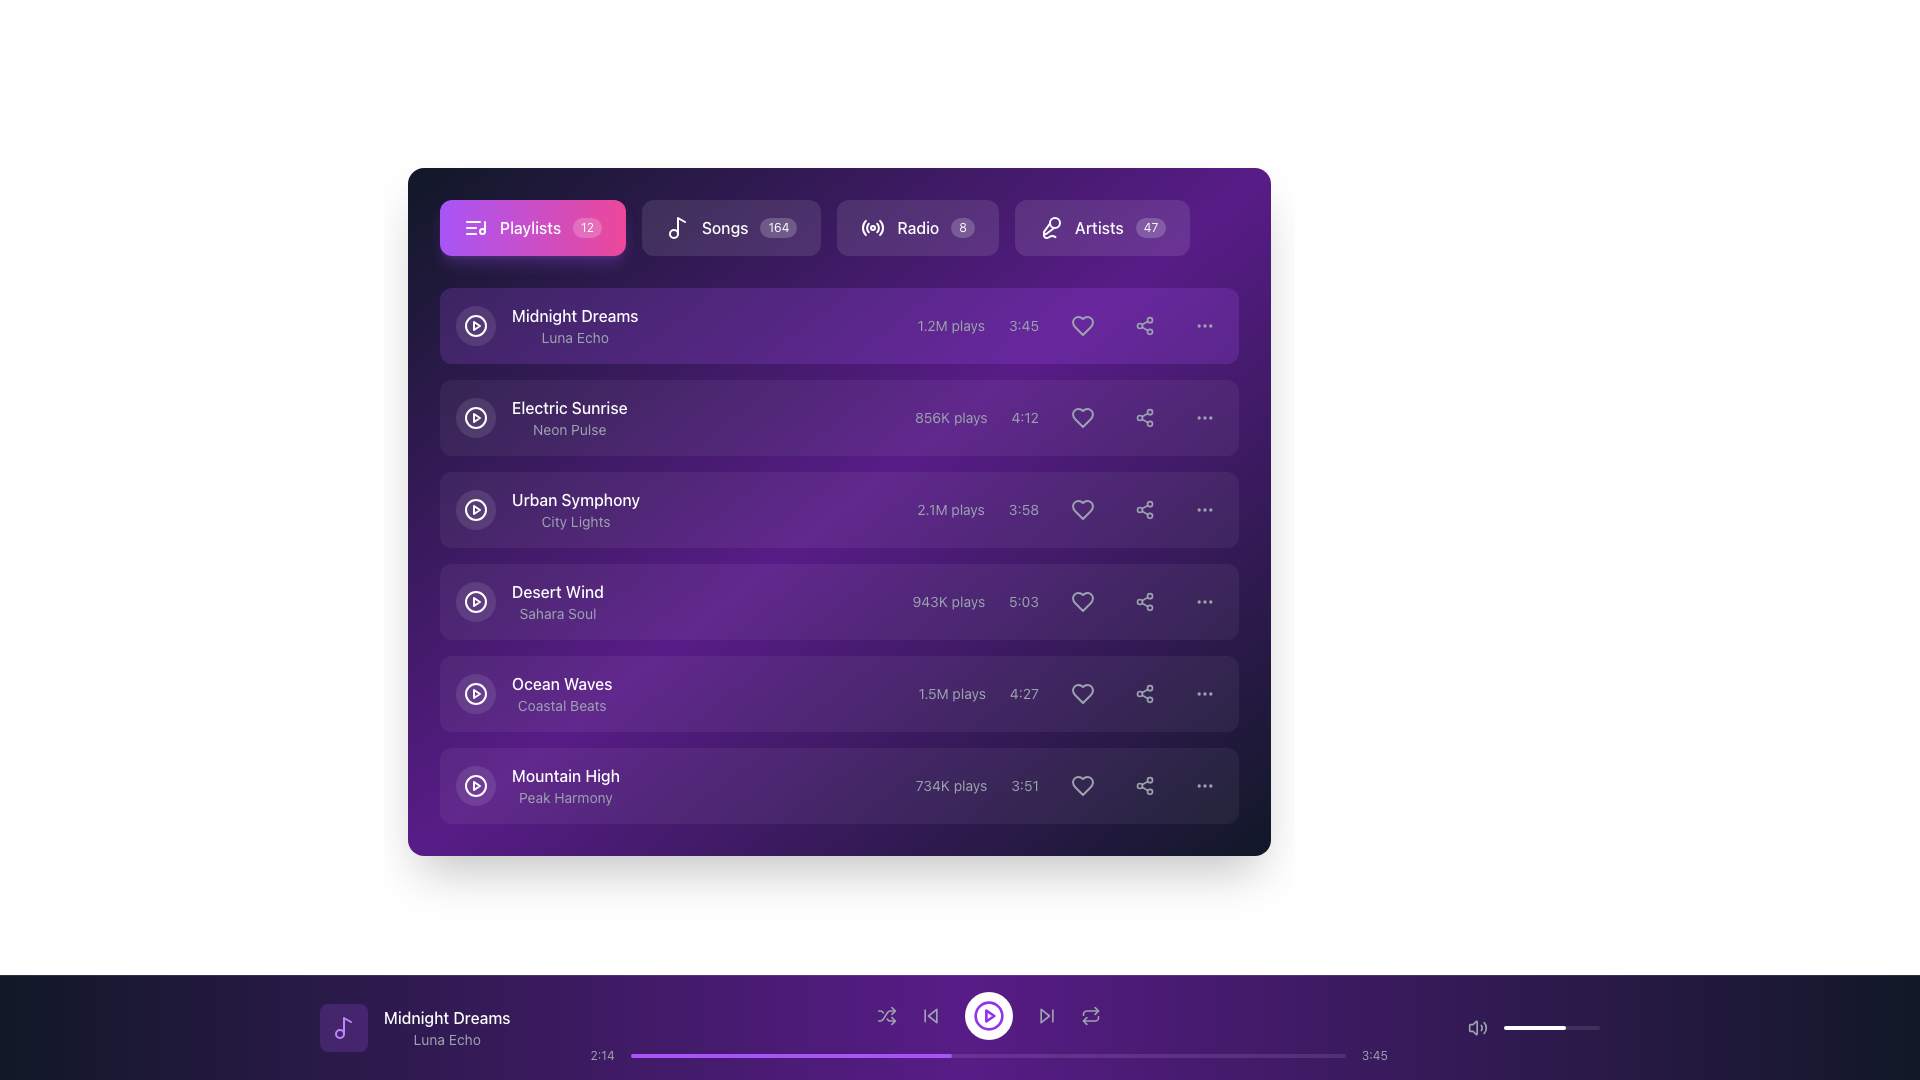 The height and width of the screenshot is (1080, 1920). I want to click on the text label displaying the title of the currently playing audio track, located at the bottom section of the interface over the media player bar, so click(446, 1018).